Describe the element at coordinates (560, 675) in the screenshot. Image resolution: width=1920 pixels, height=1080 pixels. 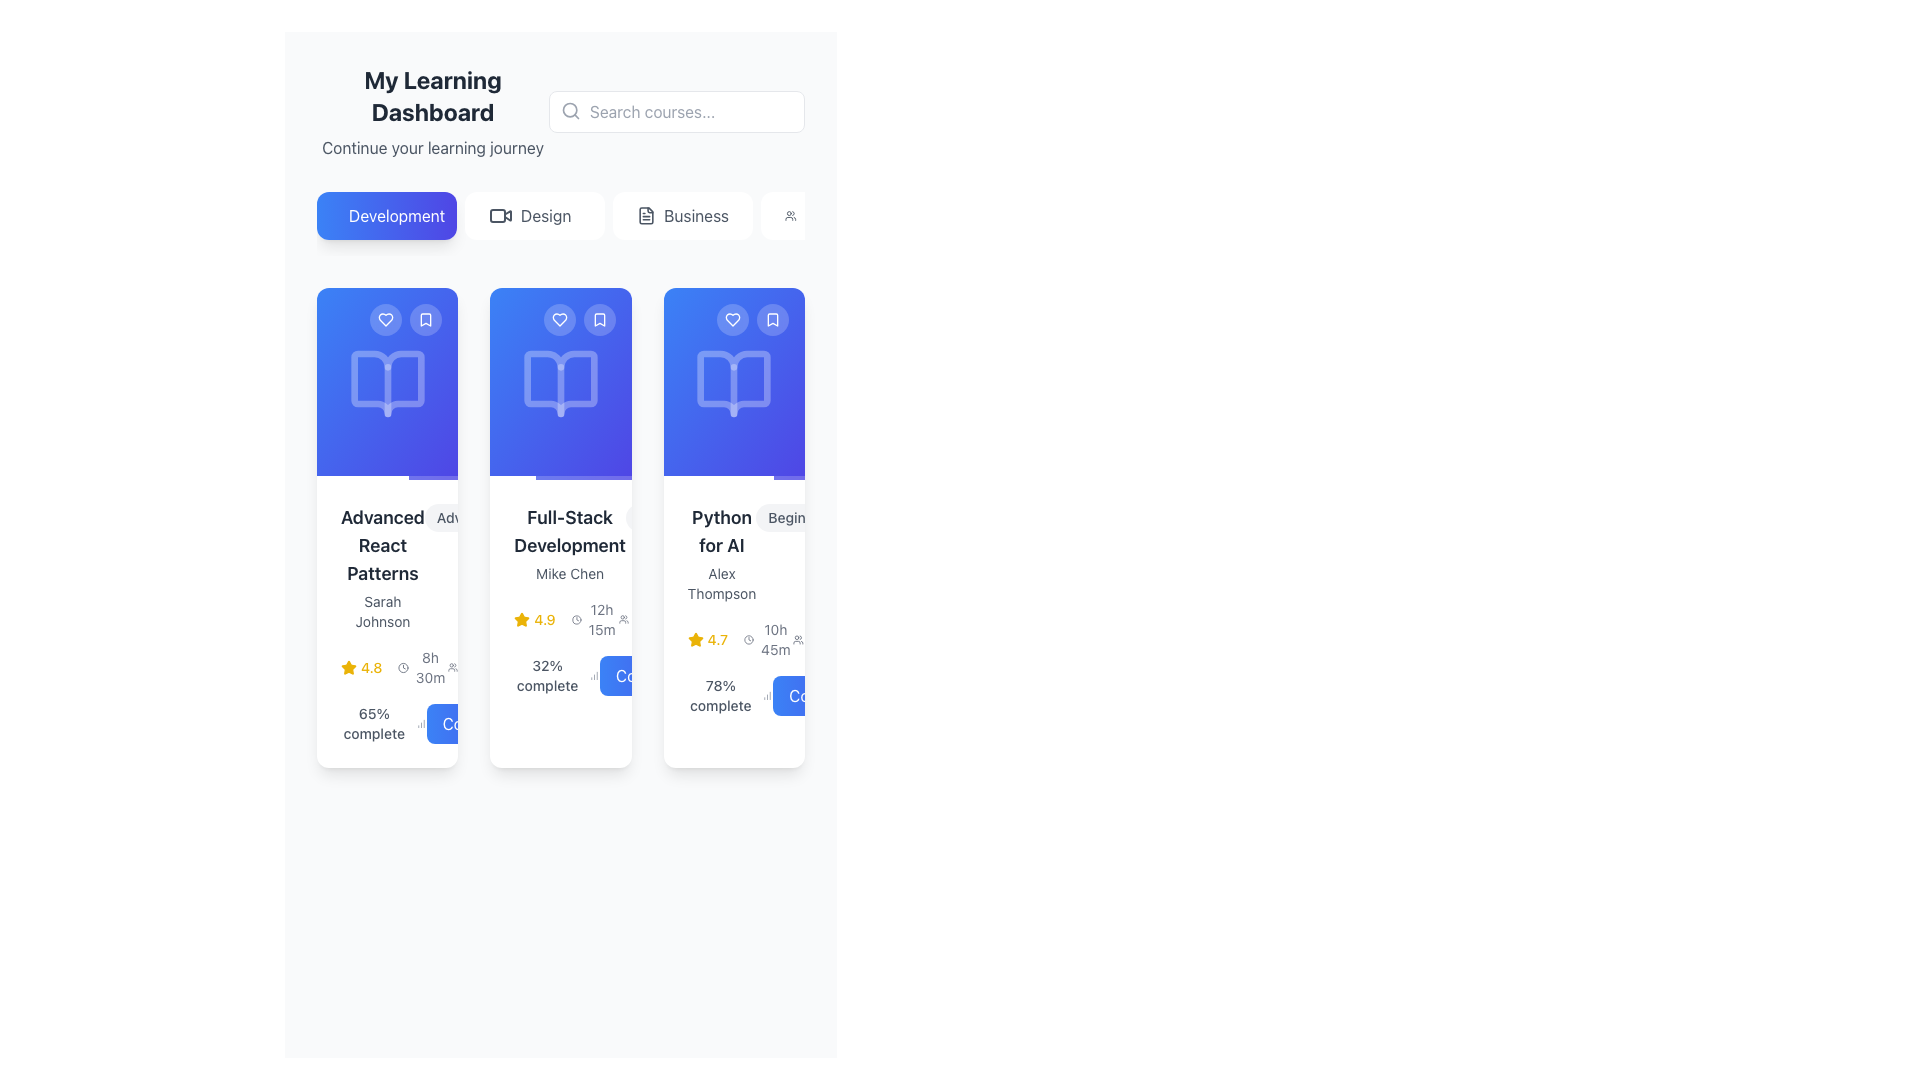
I see `the text '32% complete' with the accompanying bar chart icon located in the lower-right area of the 'Full-Stack Development' card, just above the 'Continue' button` at that location.